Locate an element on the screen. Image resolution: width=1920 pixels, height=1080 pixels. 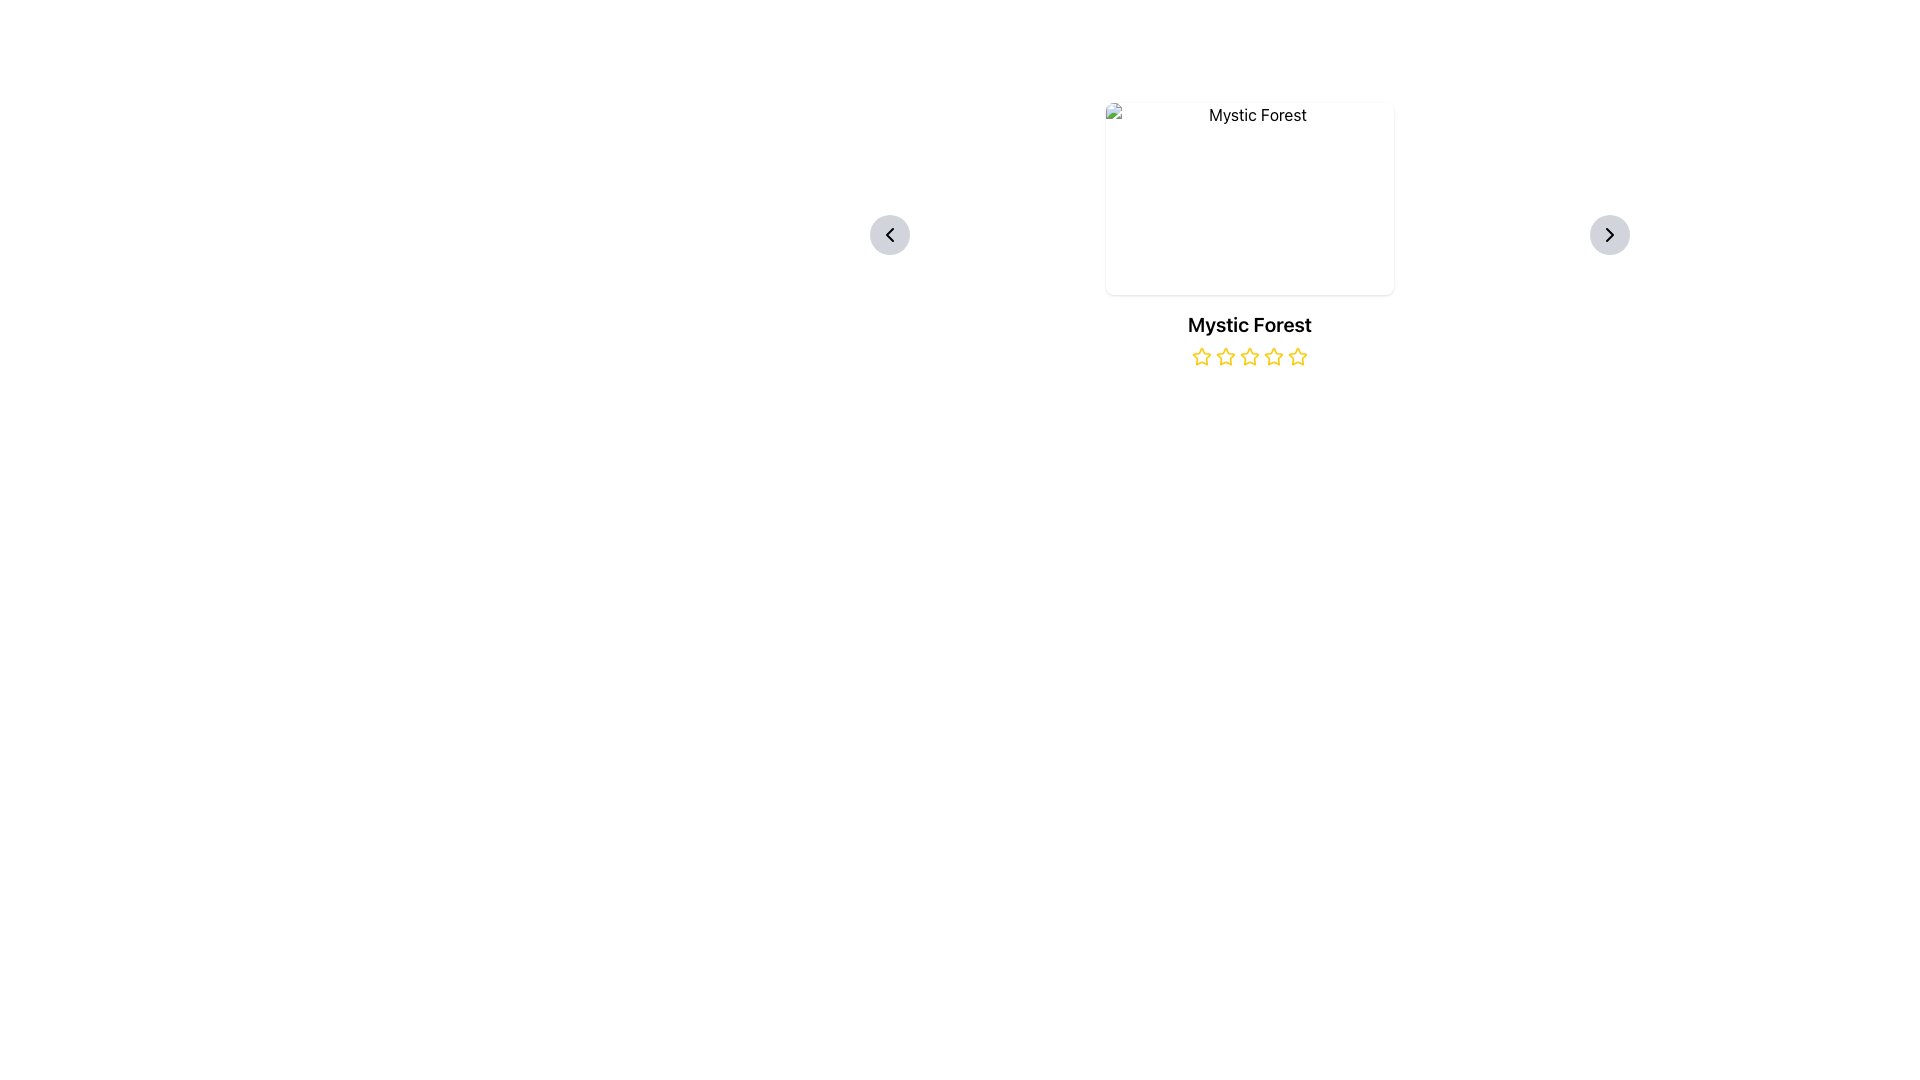
the Rating component, which consists of five yellow, hollowed-out star icons arranged in a row, located below the 'Mystic Forest' title is located at coordinates (1248, 356).